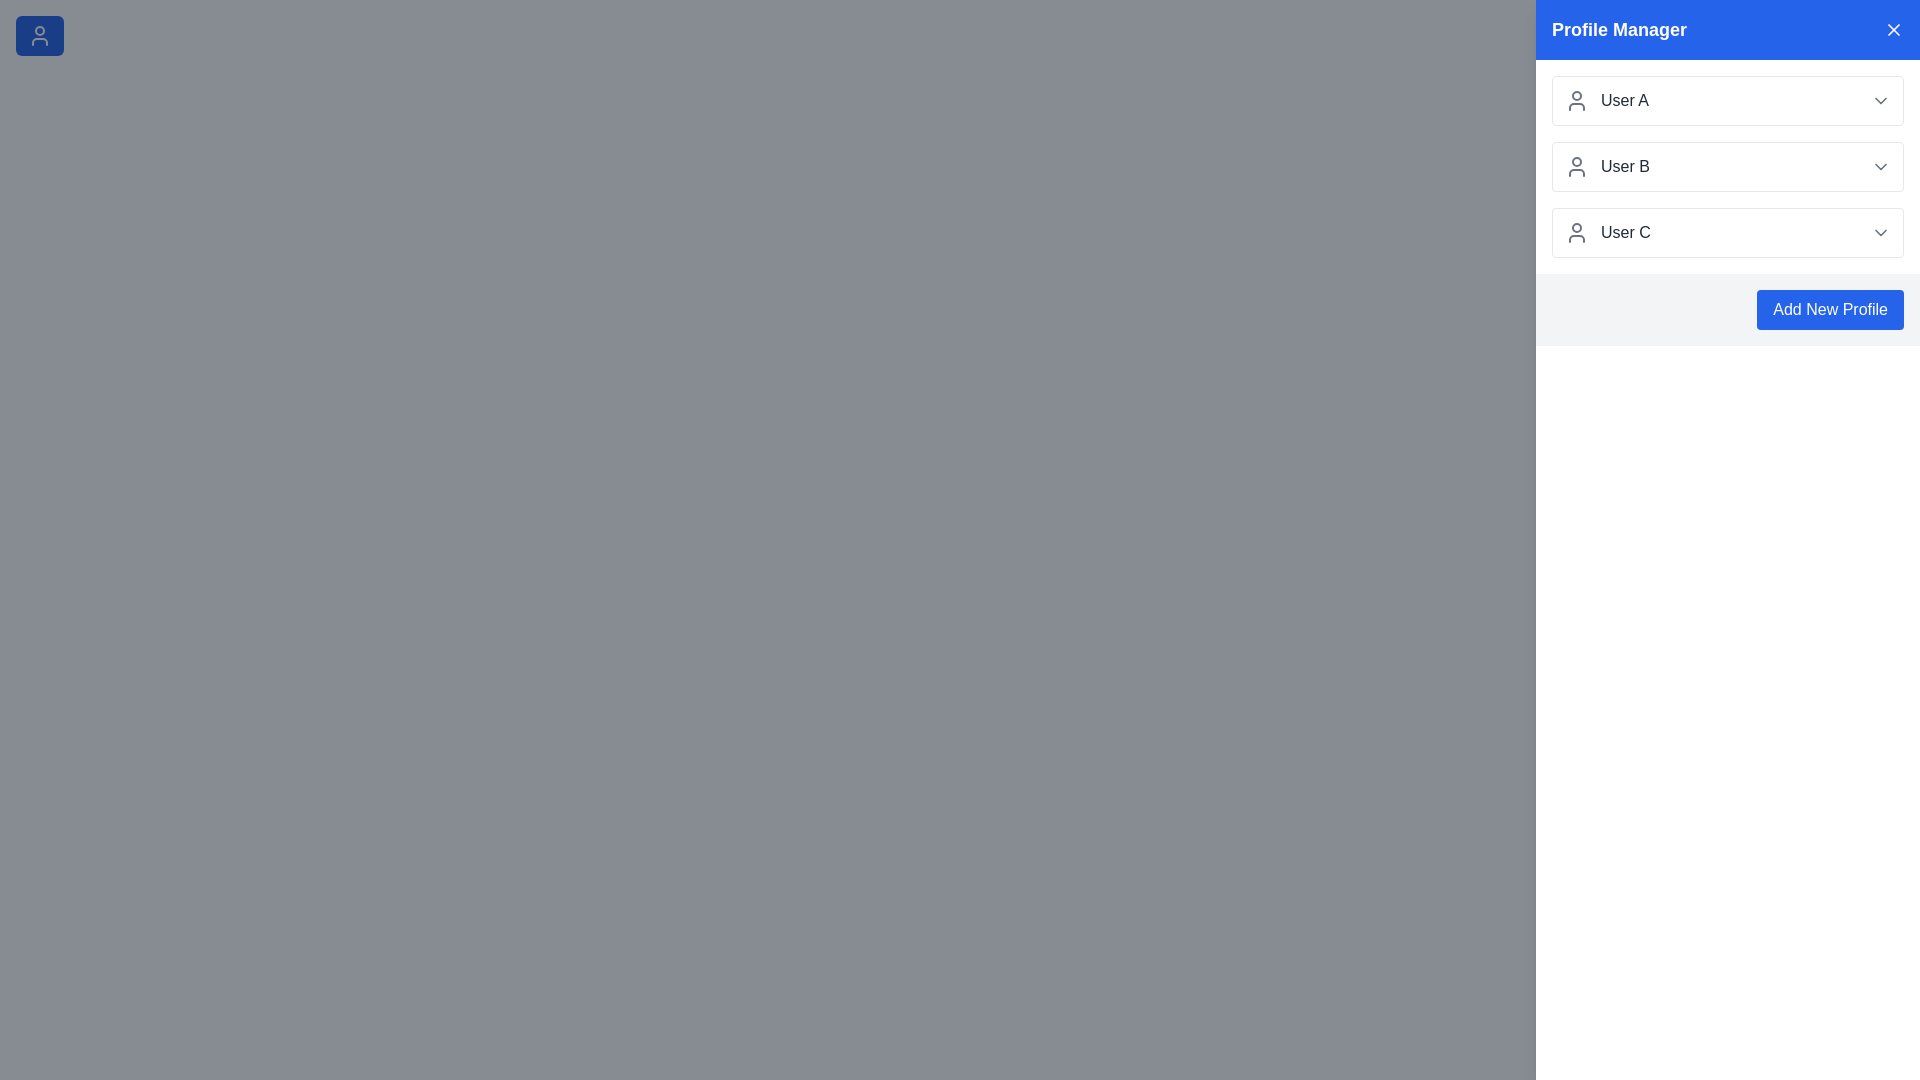 The width and height of the screenshot is (1920, 1080). I want to click on text label identifying the name 'User C' in the third user profile entry within the 'Profile Manager' section, located between the user icon and the dropdown chevron icon, so click(1625, 231).